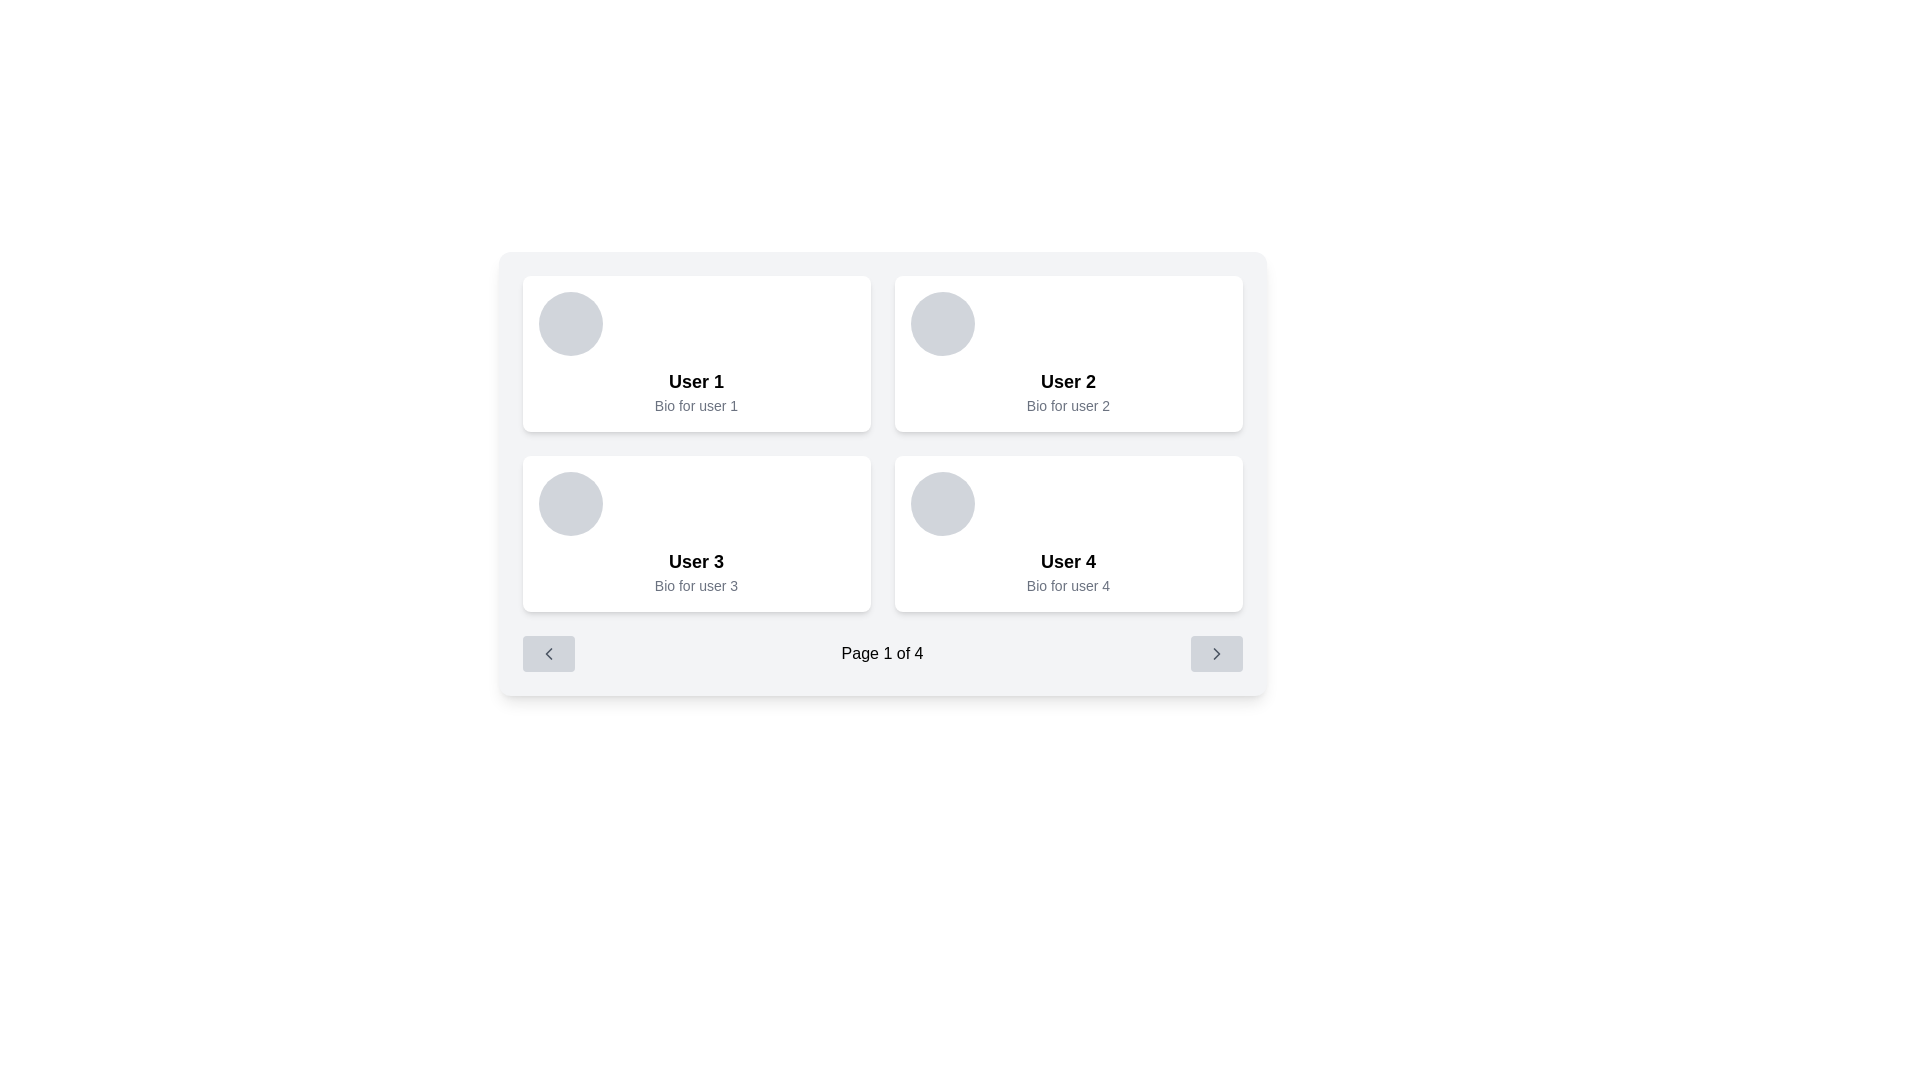 The width and height of the screenshot is (1920, 1080). I want to click on the user profile card displaying the user's name and bio, located in the top-left corner of the grid layout, so click(696, 353).